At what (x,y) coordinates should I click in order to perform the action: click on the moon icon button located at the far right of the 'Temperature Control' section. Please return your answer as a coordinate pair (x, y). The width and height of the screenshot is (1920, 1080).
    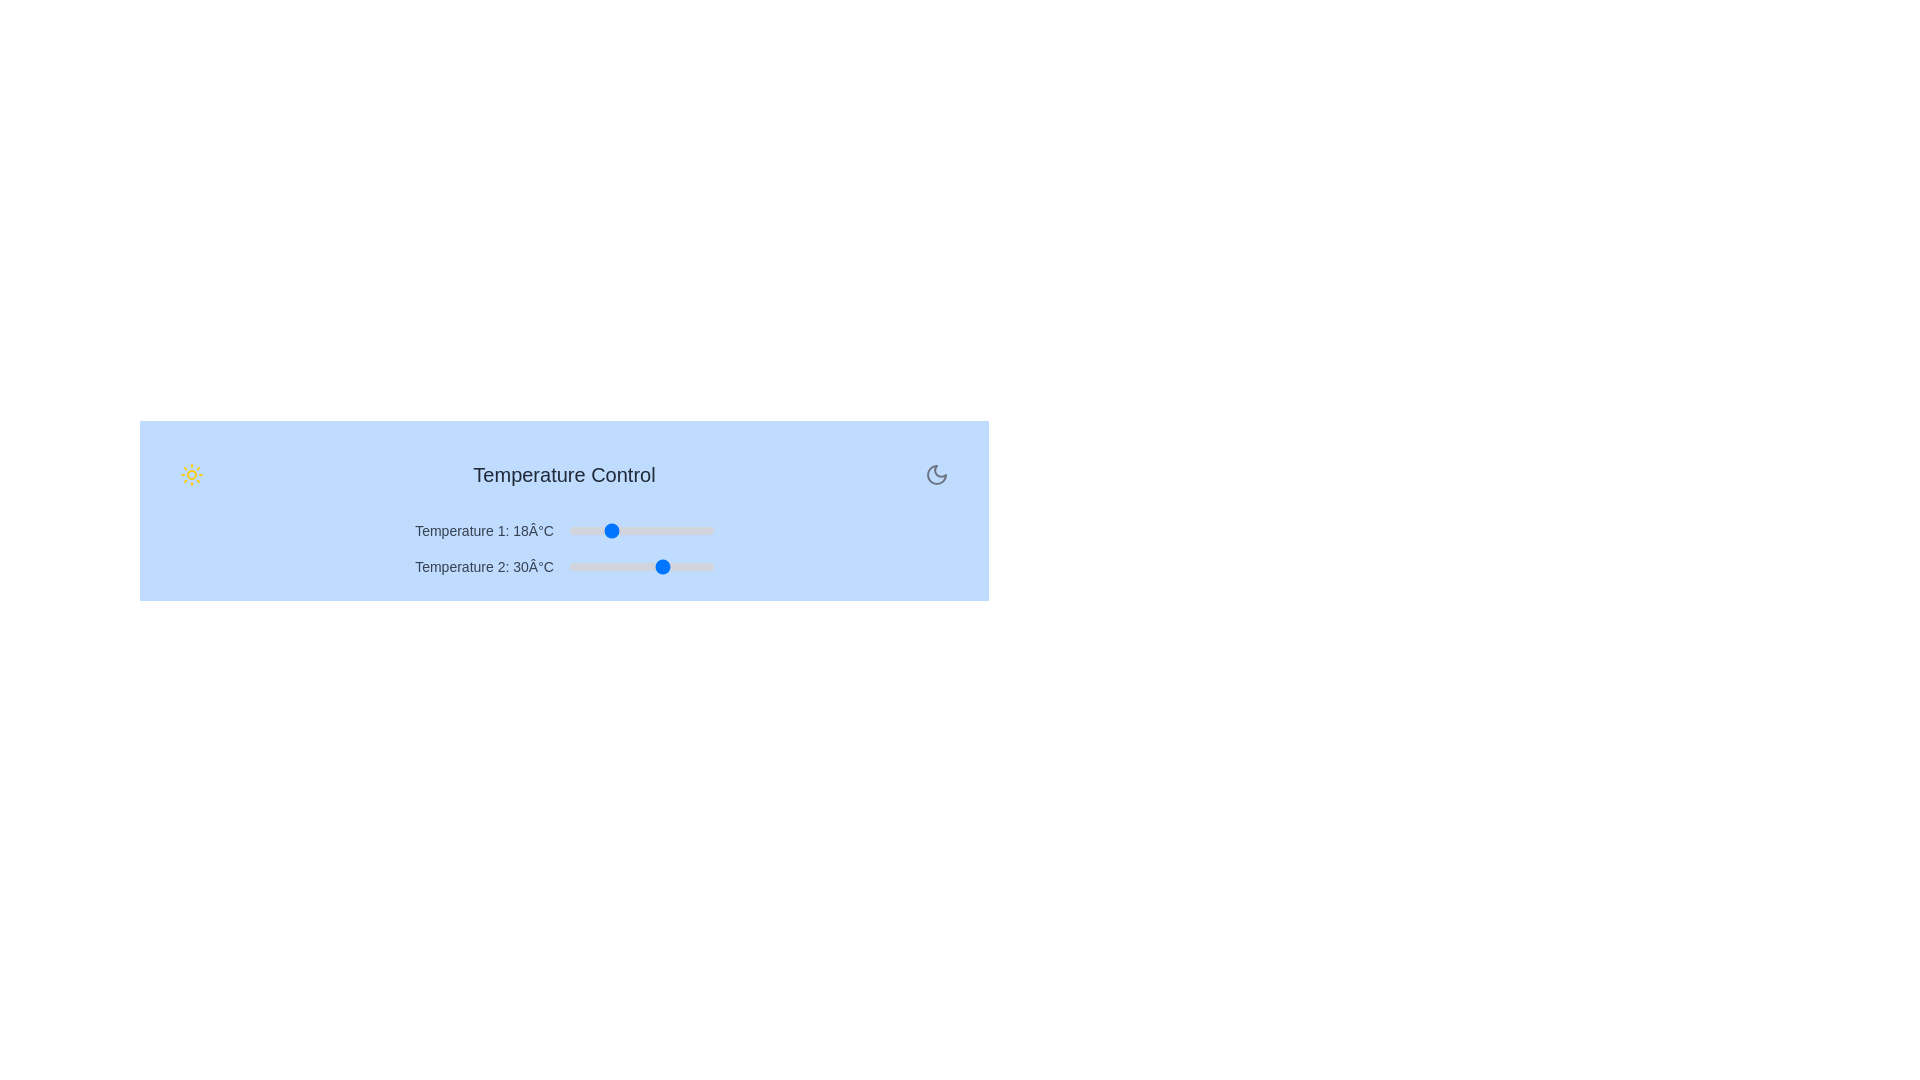
    Looking at the image, I should click on (935, 474).